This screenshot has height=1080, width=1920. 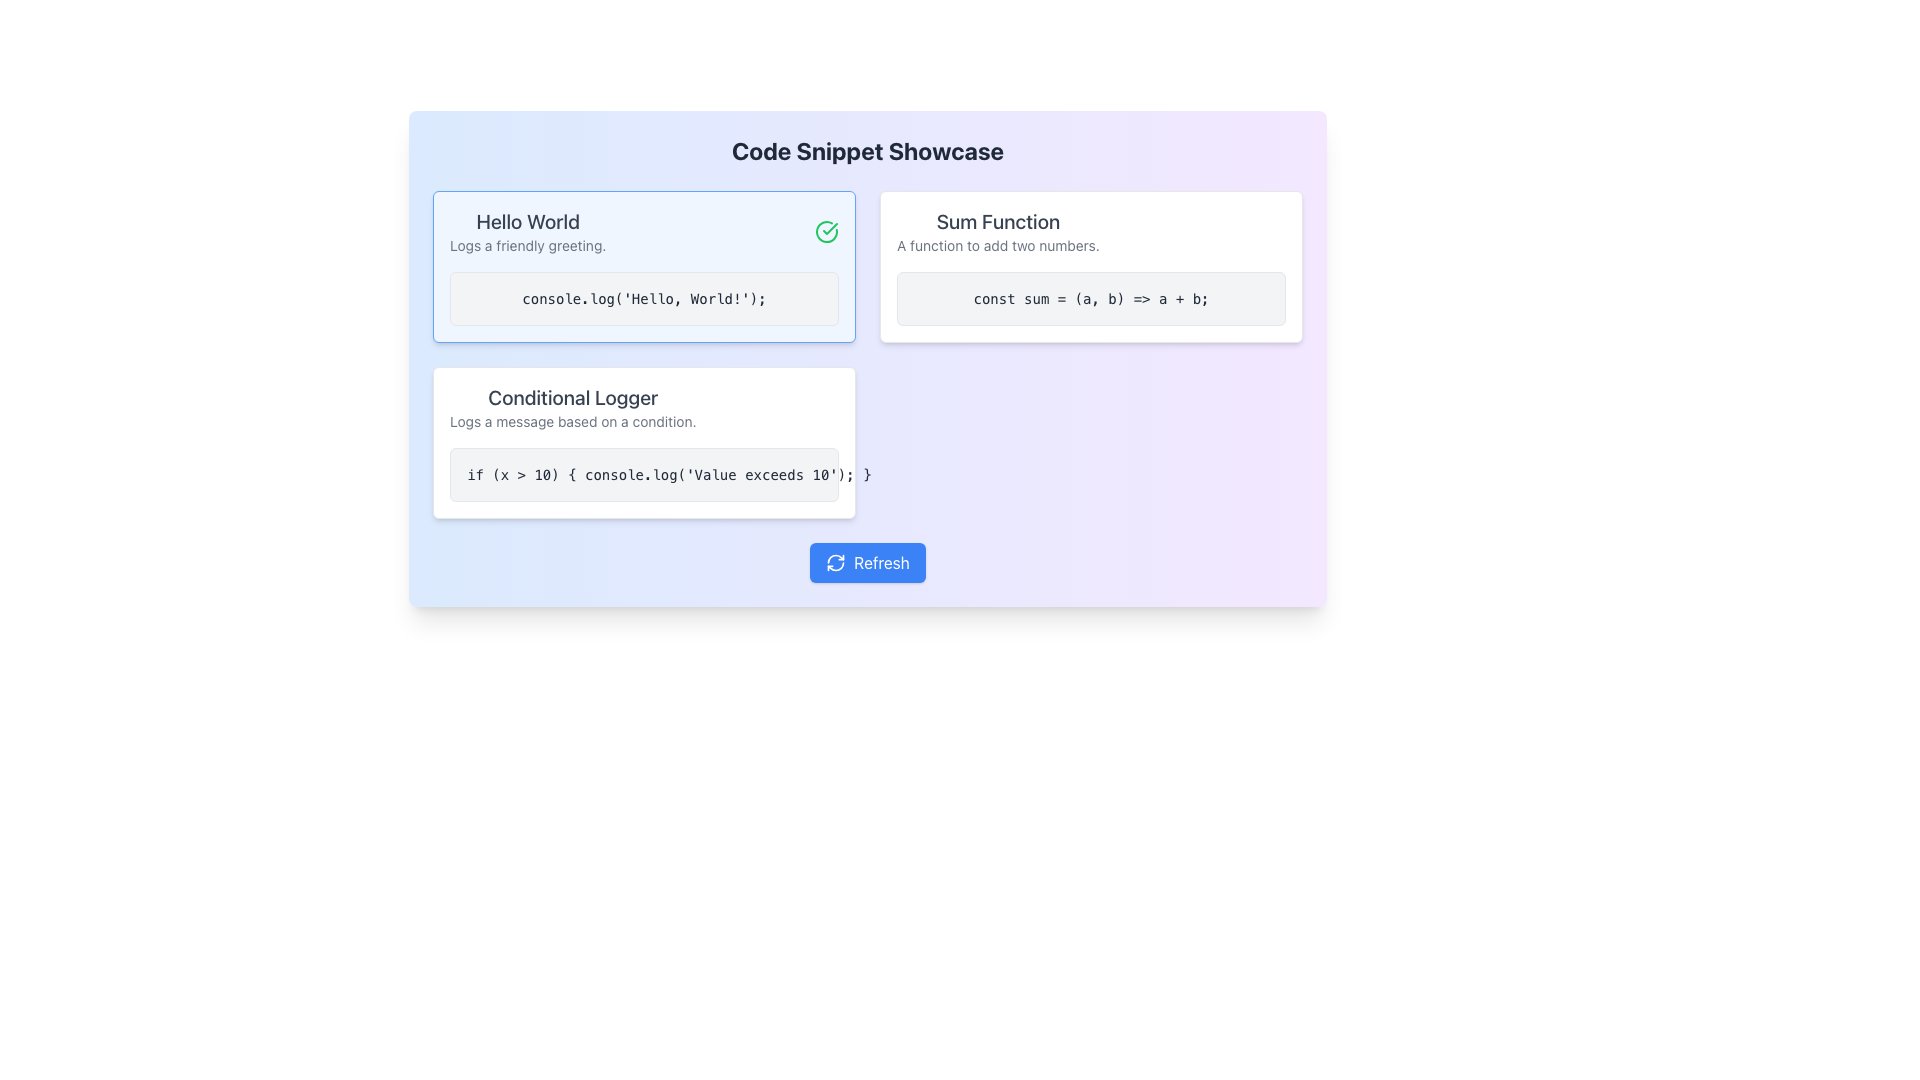 I want to click on the code snippet box that displays a JavaScript command for logging a message to the console, located within the blue-bordered card titled 'Hello World', so click(x=644, y=299).